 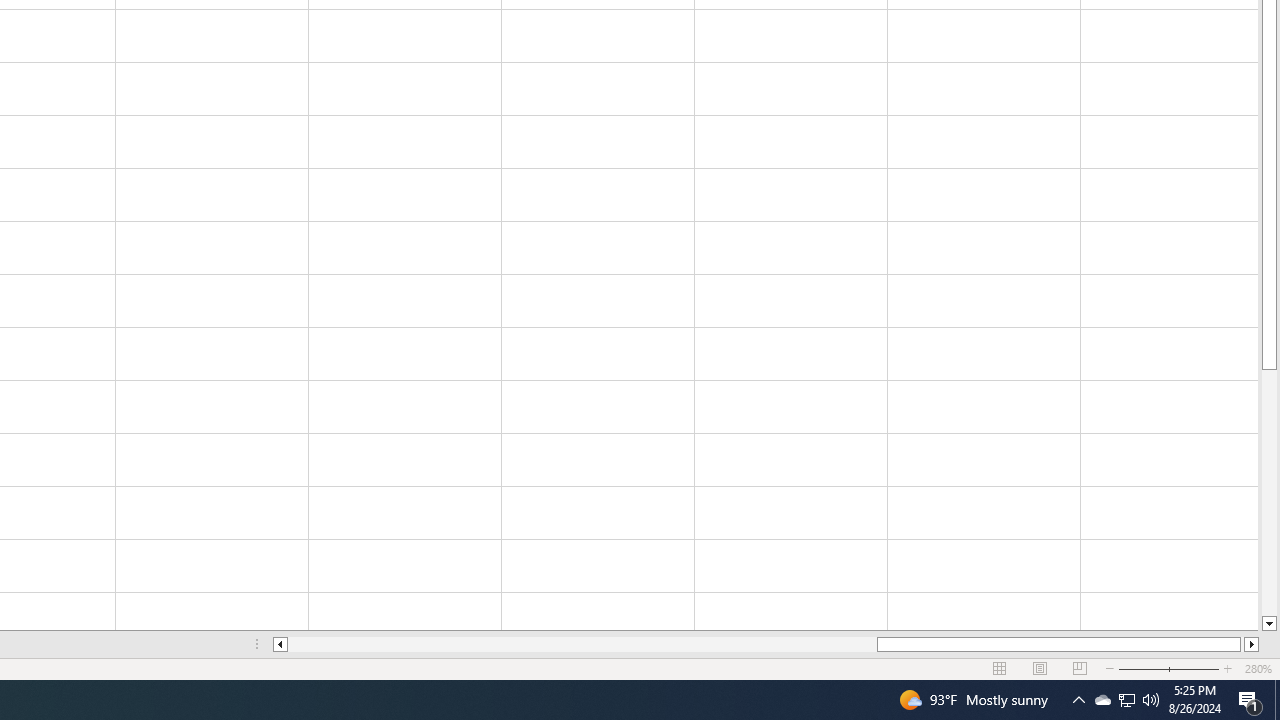 What do you see at coordinates (1268, 623) in the screenshot?
I see `'Line down'` at bounding box center [1268, 623].